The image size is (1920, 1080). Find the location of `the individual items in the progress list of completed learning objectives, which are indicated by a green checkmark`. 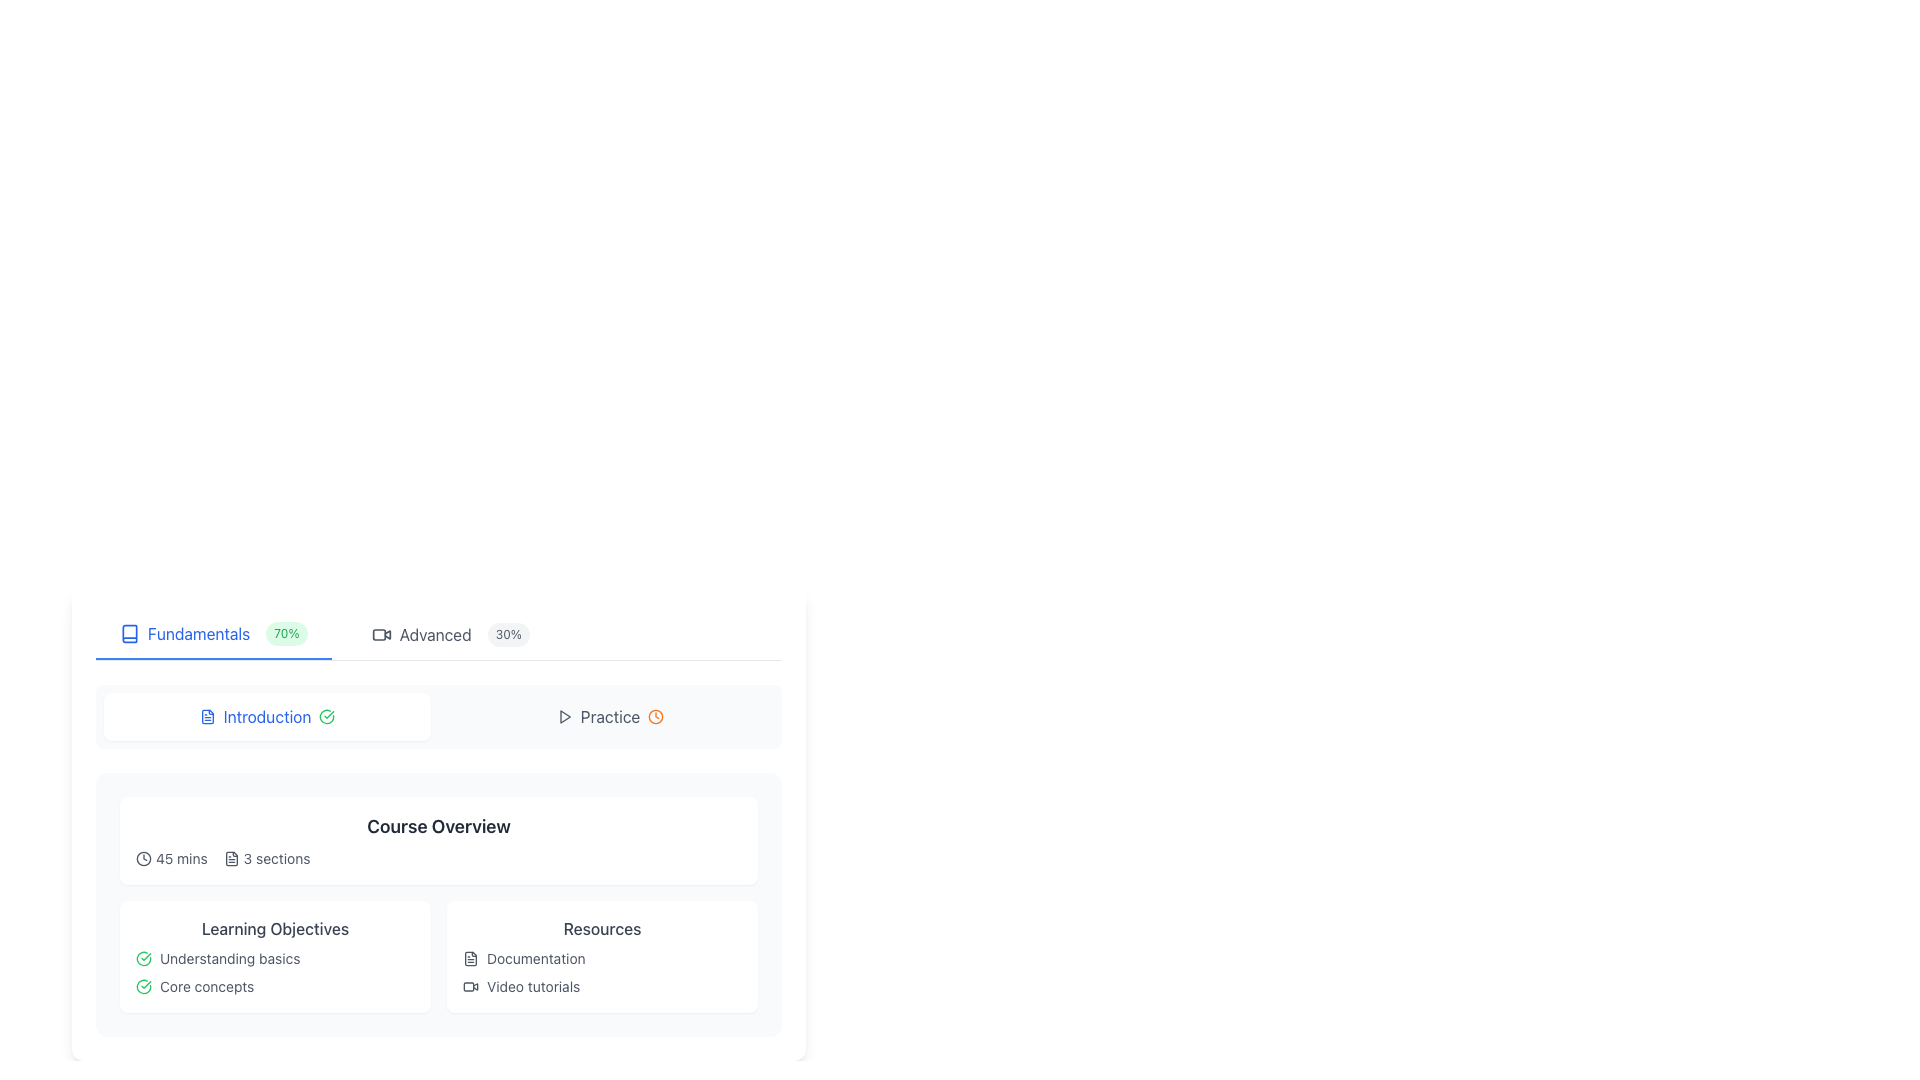

the individual items in the progress list of completed learning objectives, which are indicated by a green checkmark is located at coordinates (274, 971).